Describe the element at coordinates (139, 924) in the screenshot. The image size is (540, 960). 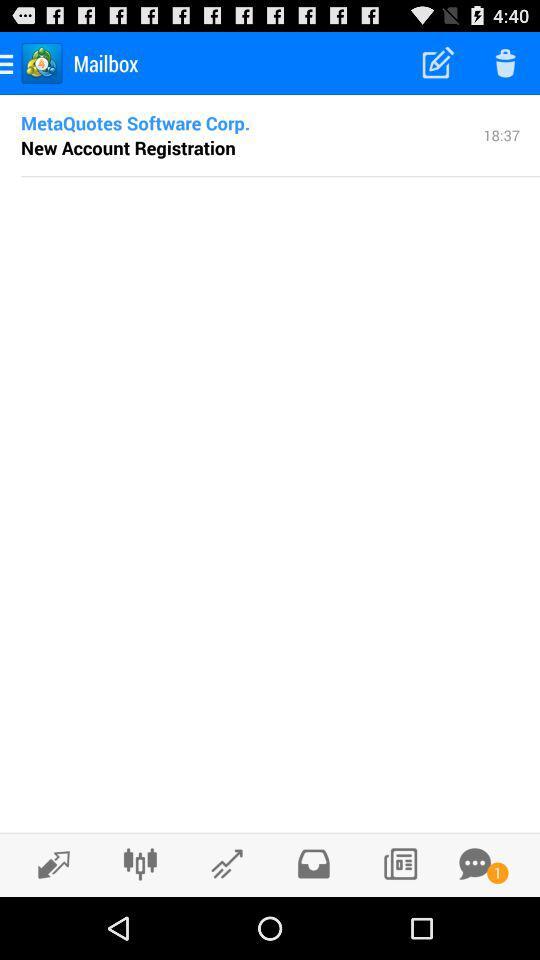
I see `the sliders icon` at that location.